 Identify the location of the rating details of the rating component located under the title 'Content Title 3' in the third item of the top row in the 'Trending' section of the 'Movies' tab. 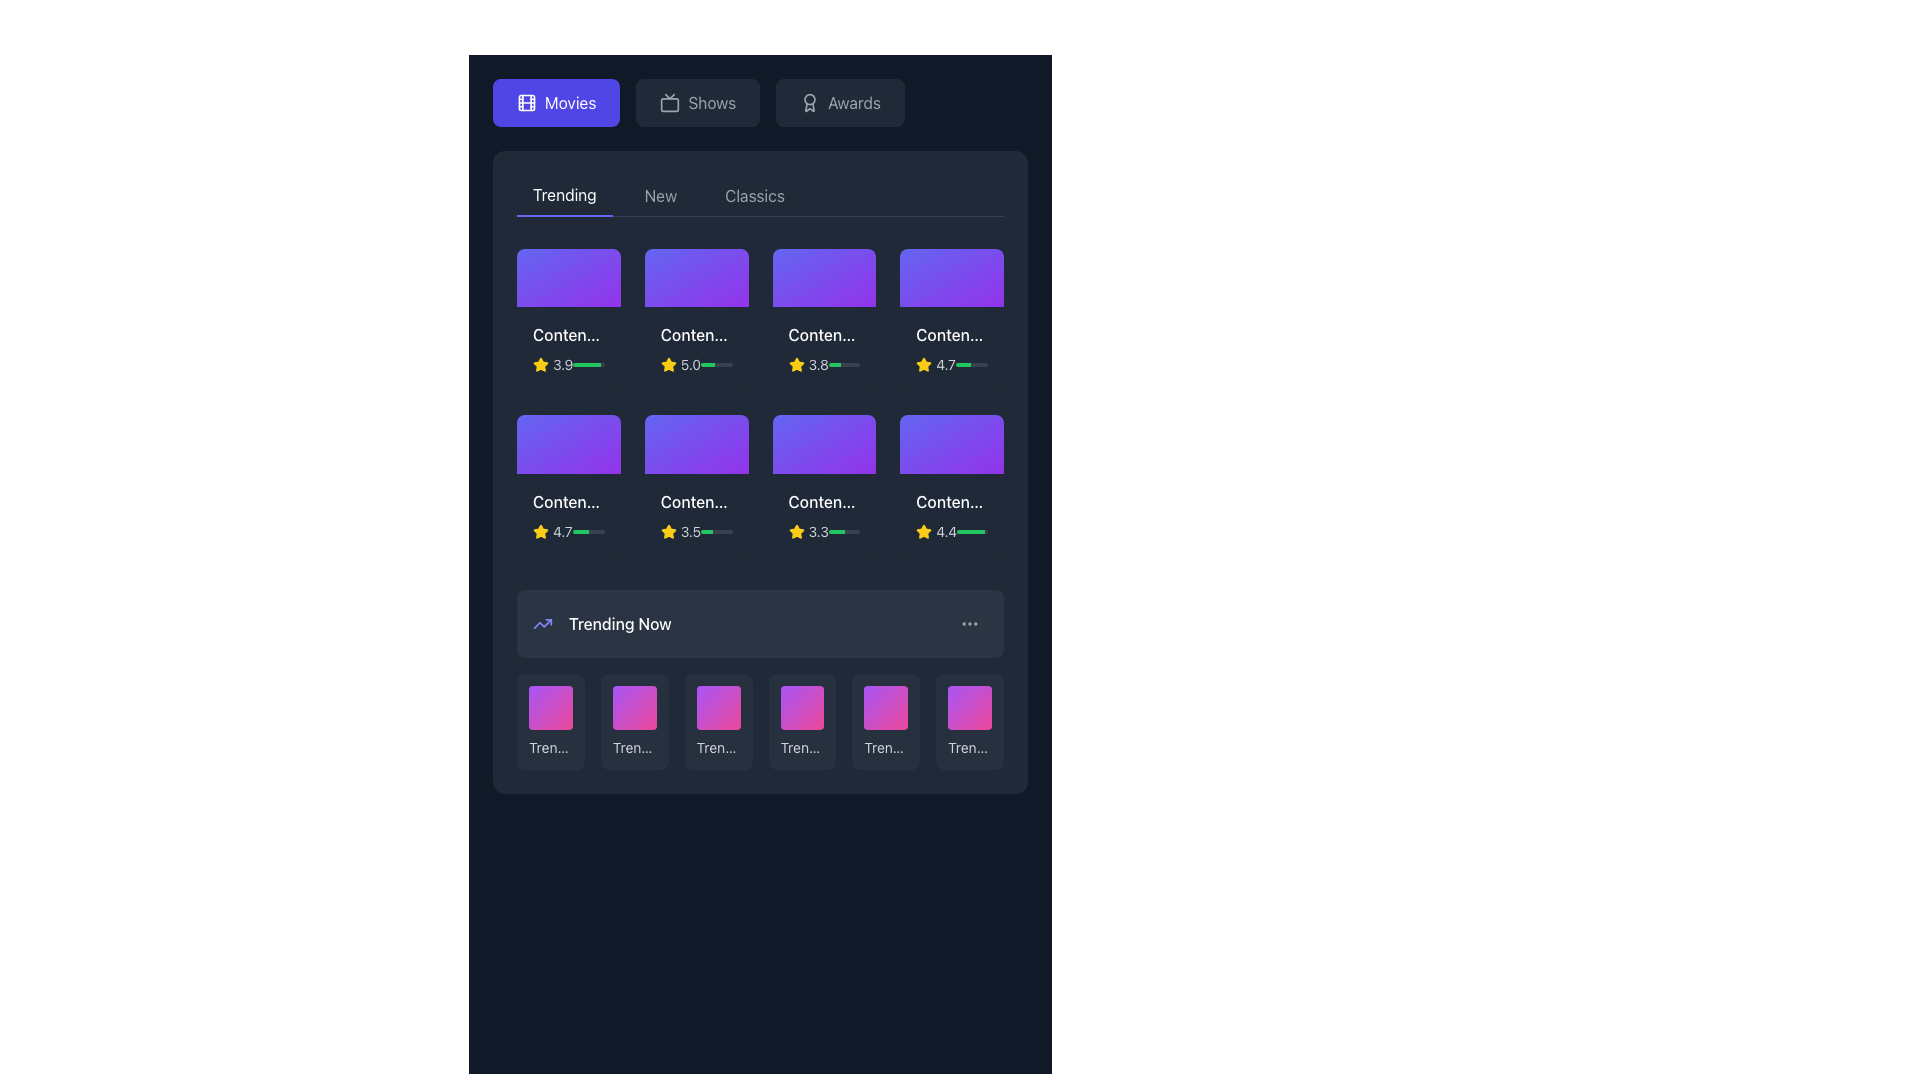
(824, 365).